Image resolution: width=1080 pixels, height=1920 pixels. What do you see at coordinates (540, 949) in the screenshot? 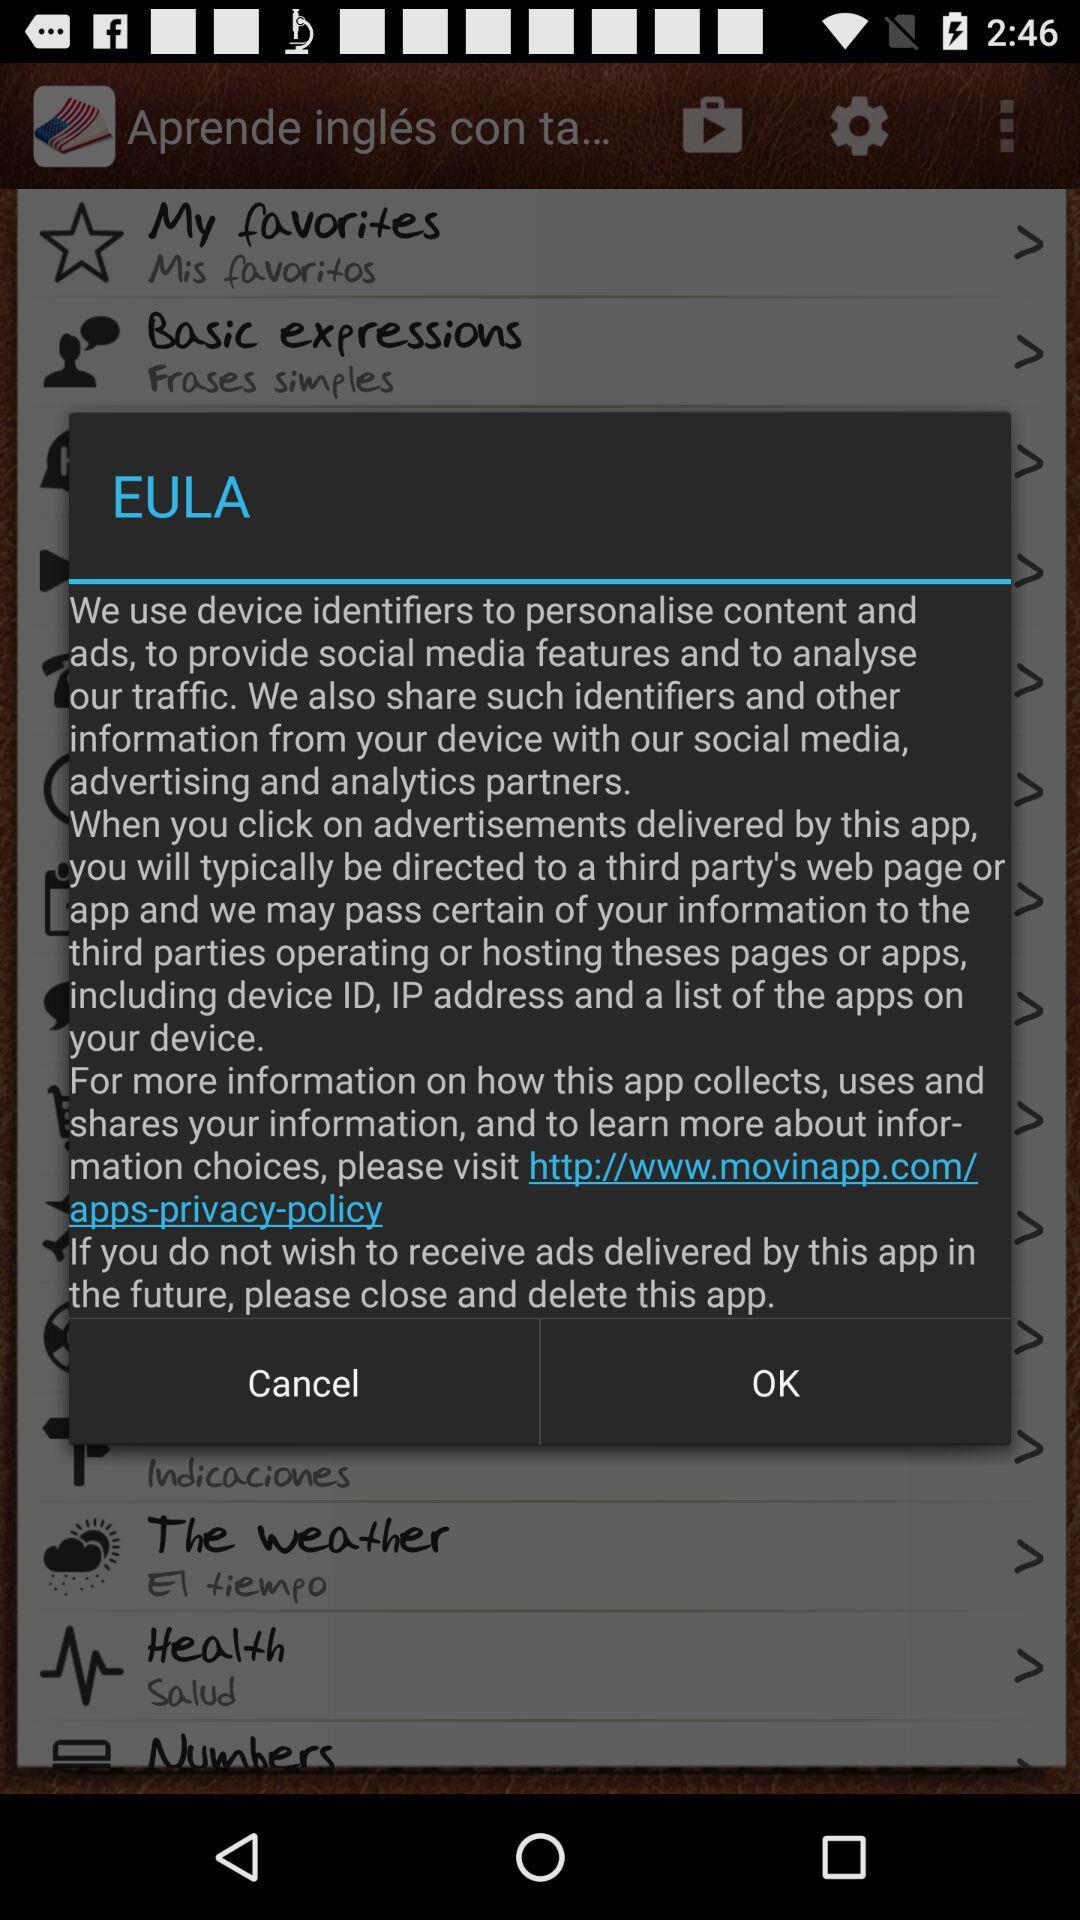
I see `we use device item` at bounding box center [540, 949].